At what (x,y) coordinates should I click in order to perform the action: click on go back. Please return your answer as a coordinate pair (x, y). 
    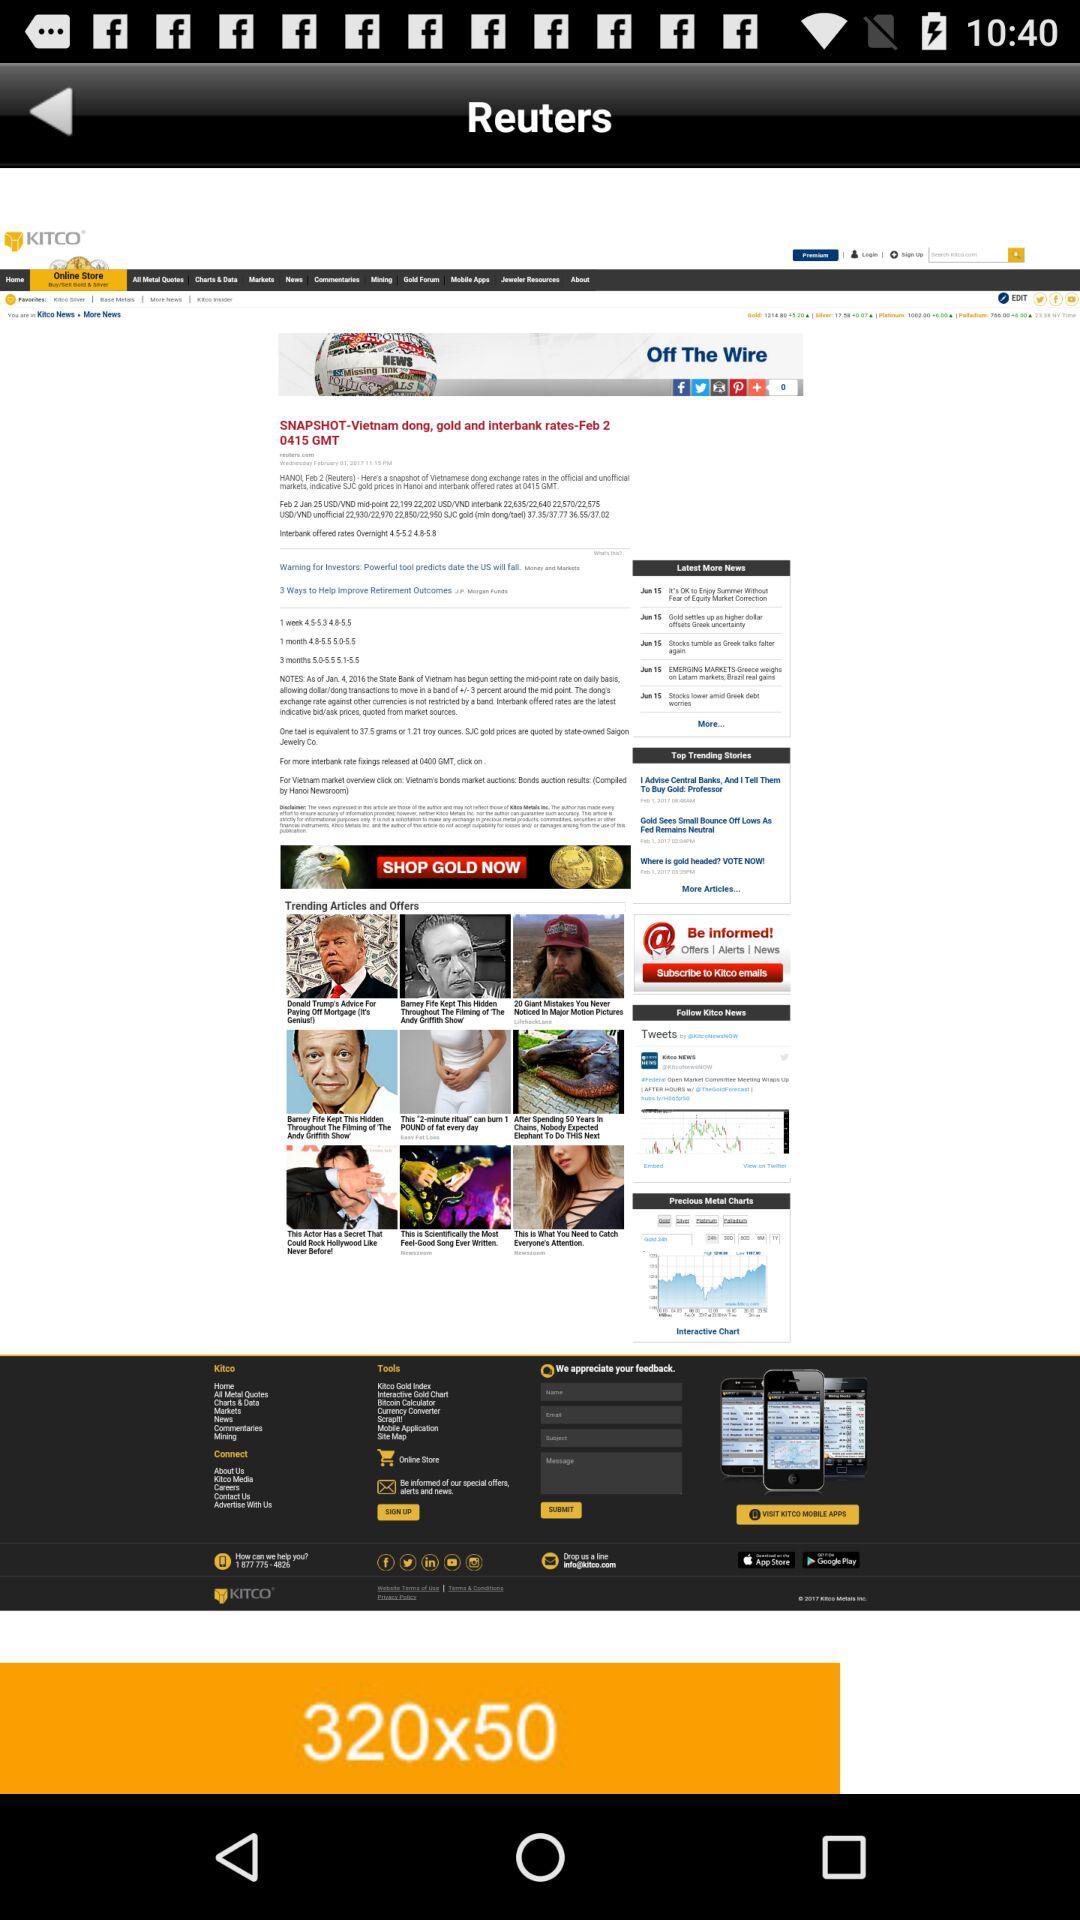
    Looking at the image, I should click on (50, 114).